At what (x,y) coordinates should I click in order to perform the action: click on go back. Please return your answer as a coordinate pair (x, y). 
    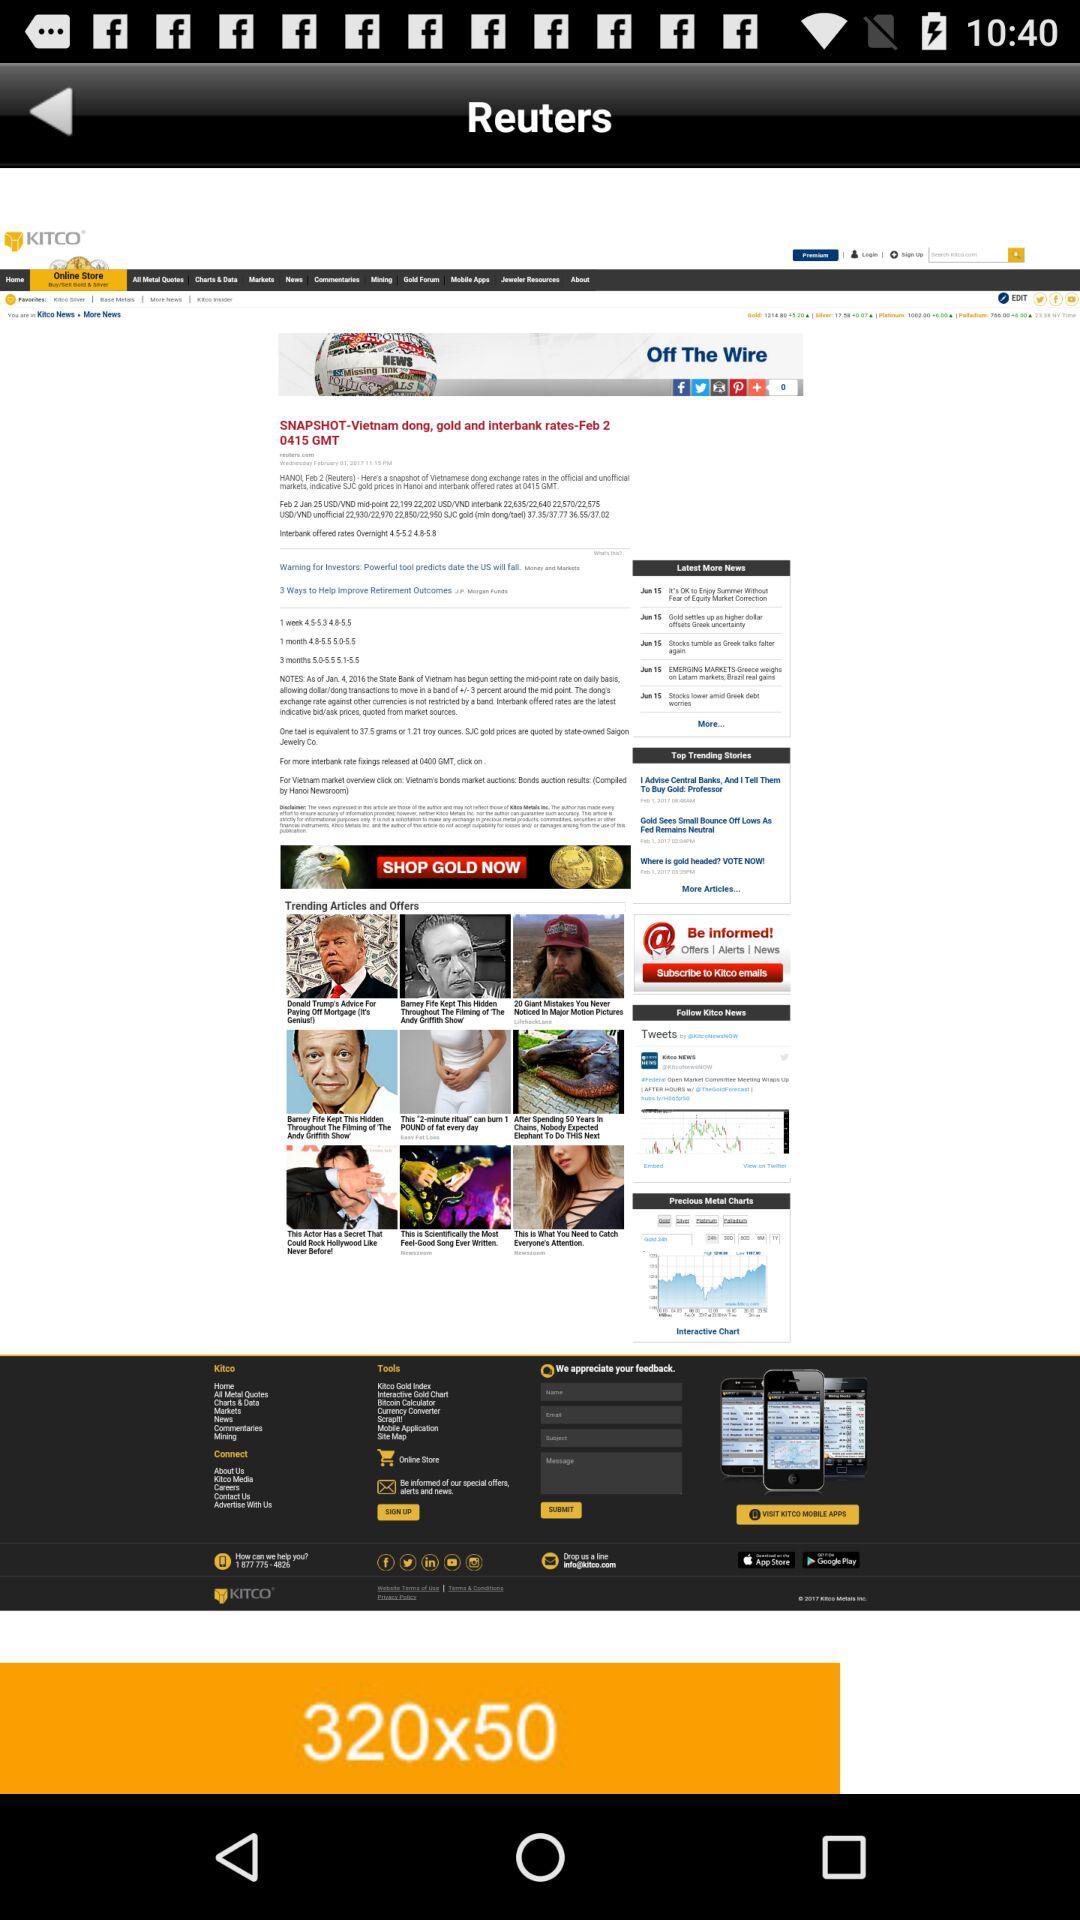
    Looking at the image, I should click on (50, 114).